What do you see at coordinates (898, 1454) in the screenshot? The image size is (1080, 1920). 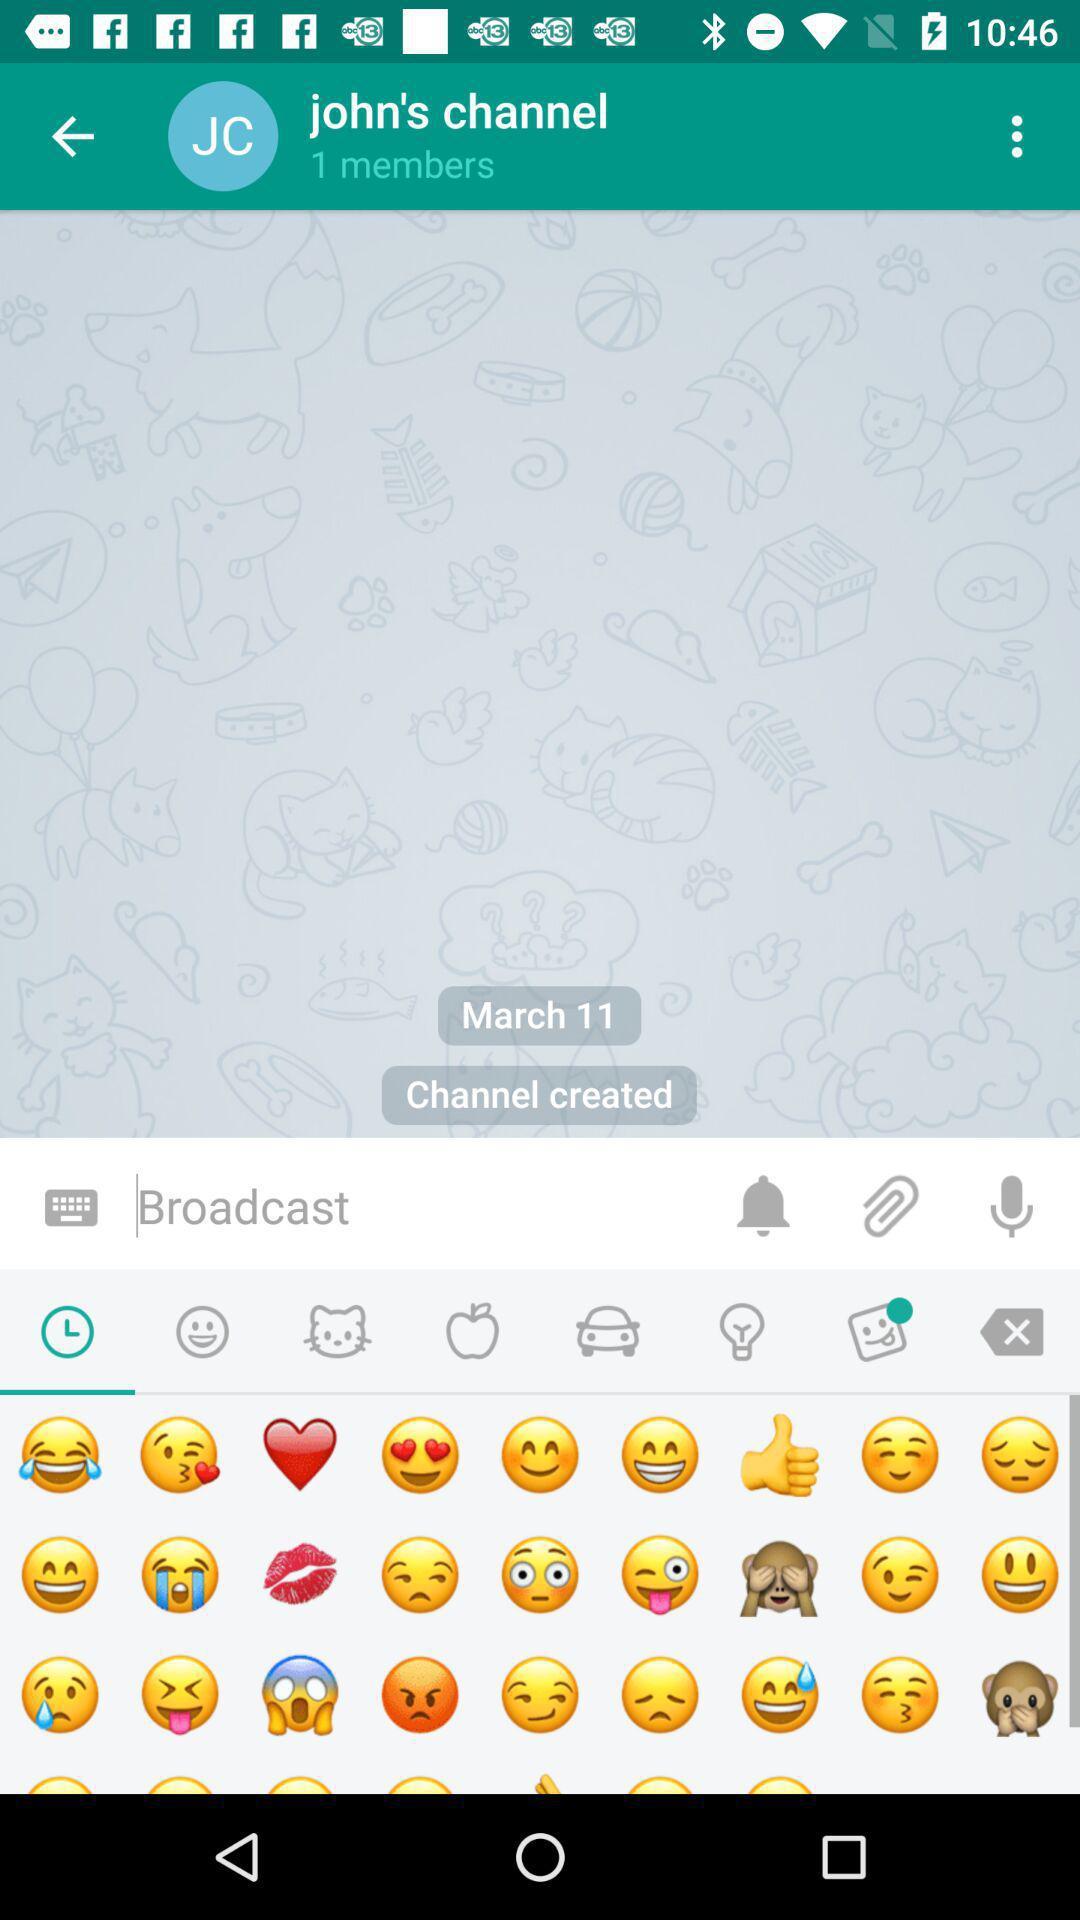 I see `the emoji icon` at bounding box center [898, 1454].